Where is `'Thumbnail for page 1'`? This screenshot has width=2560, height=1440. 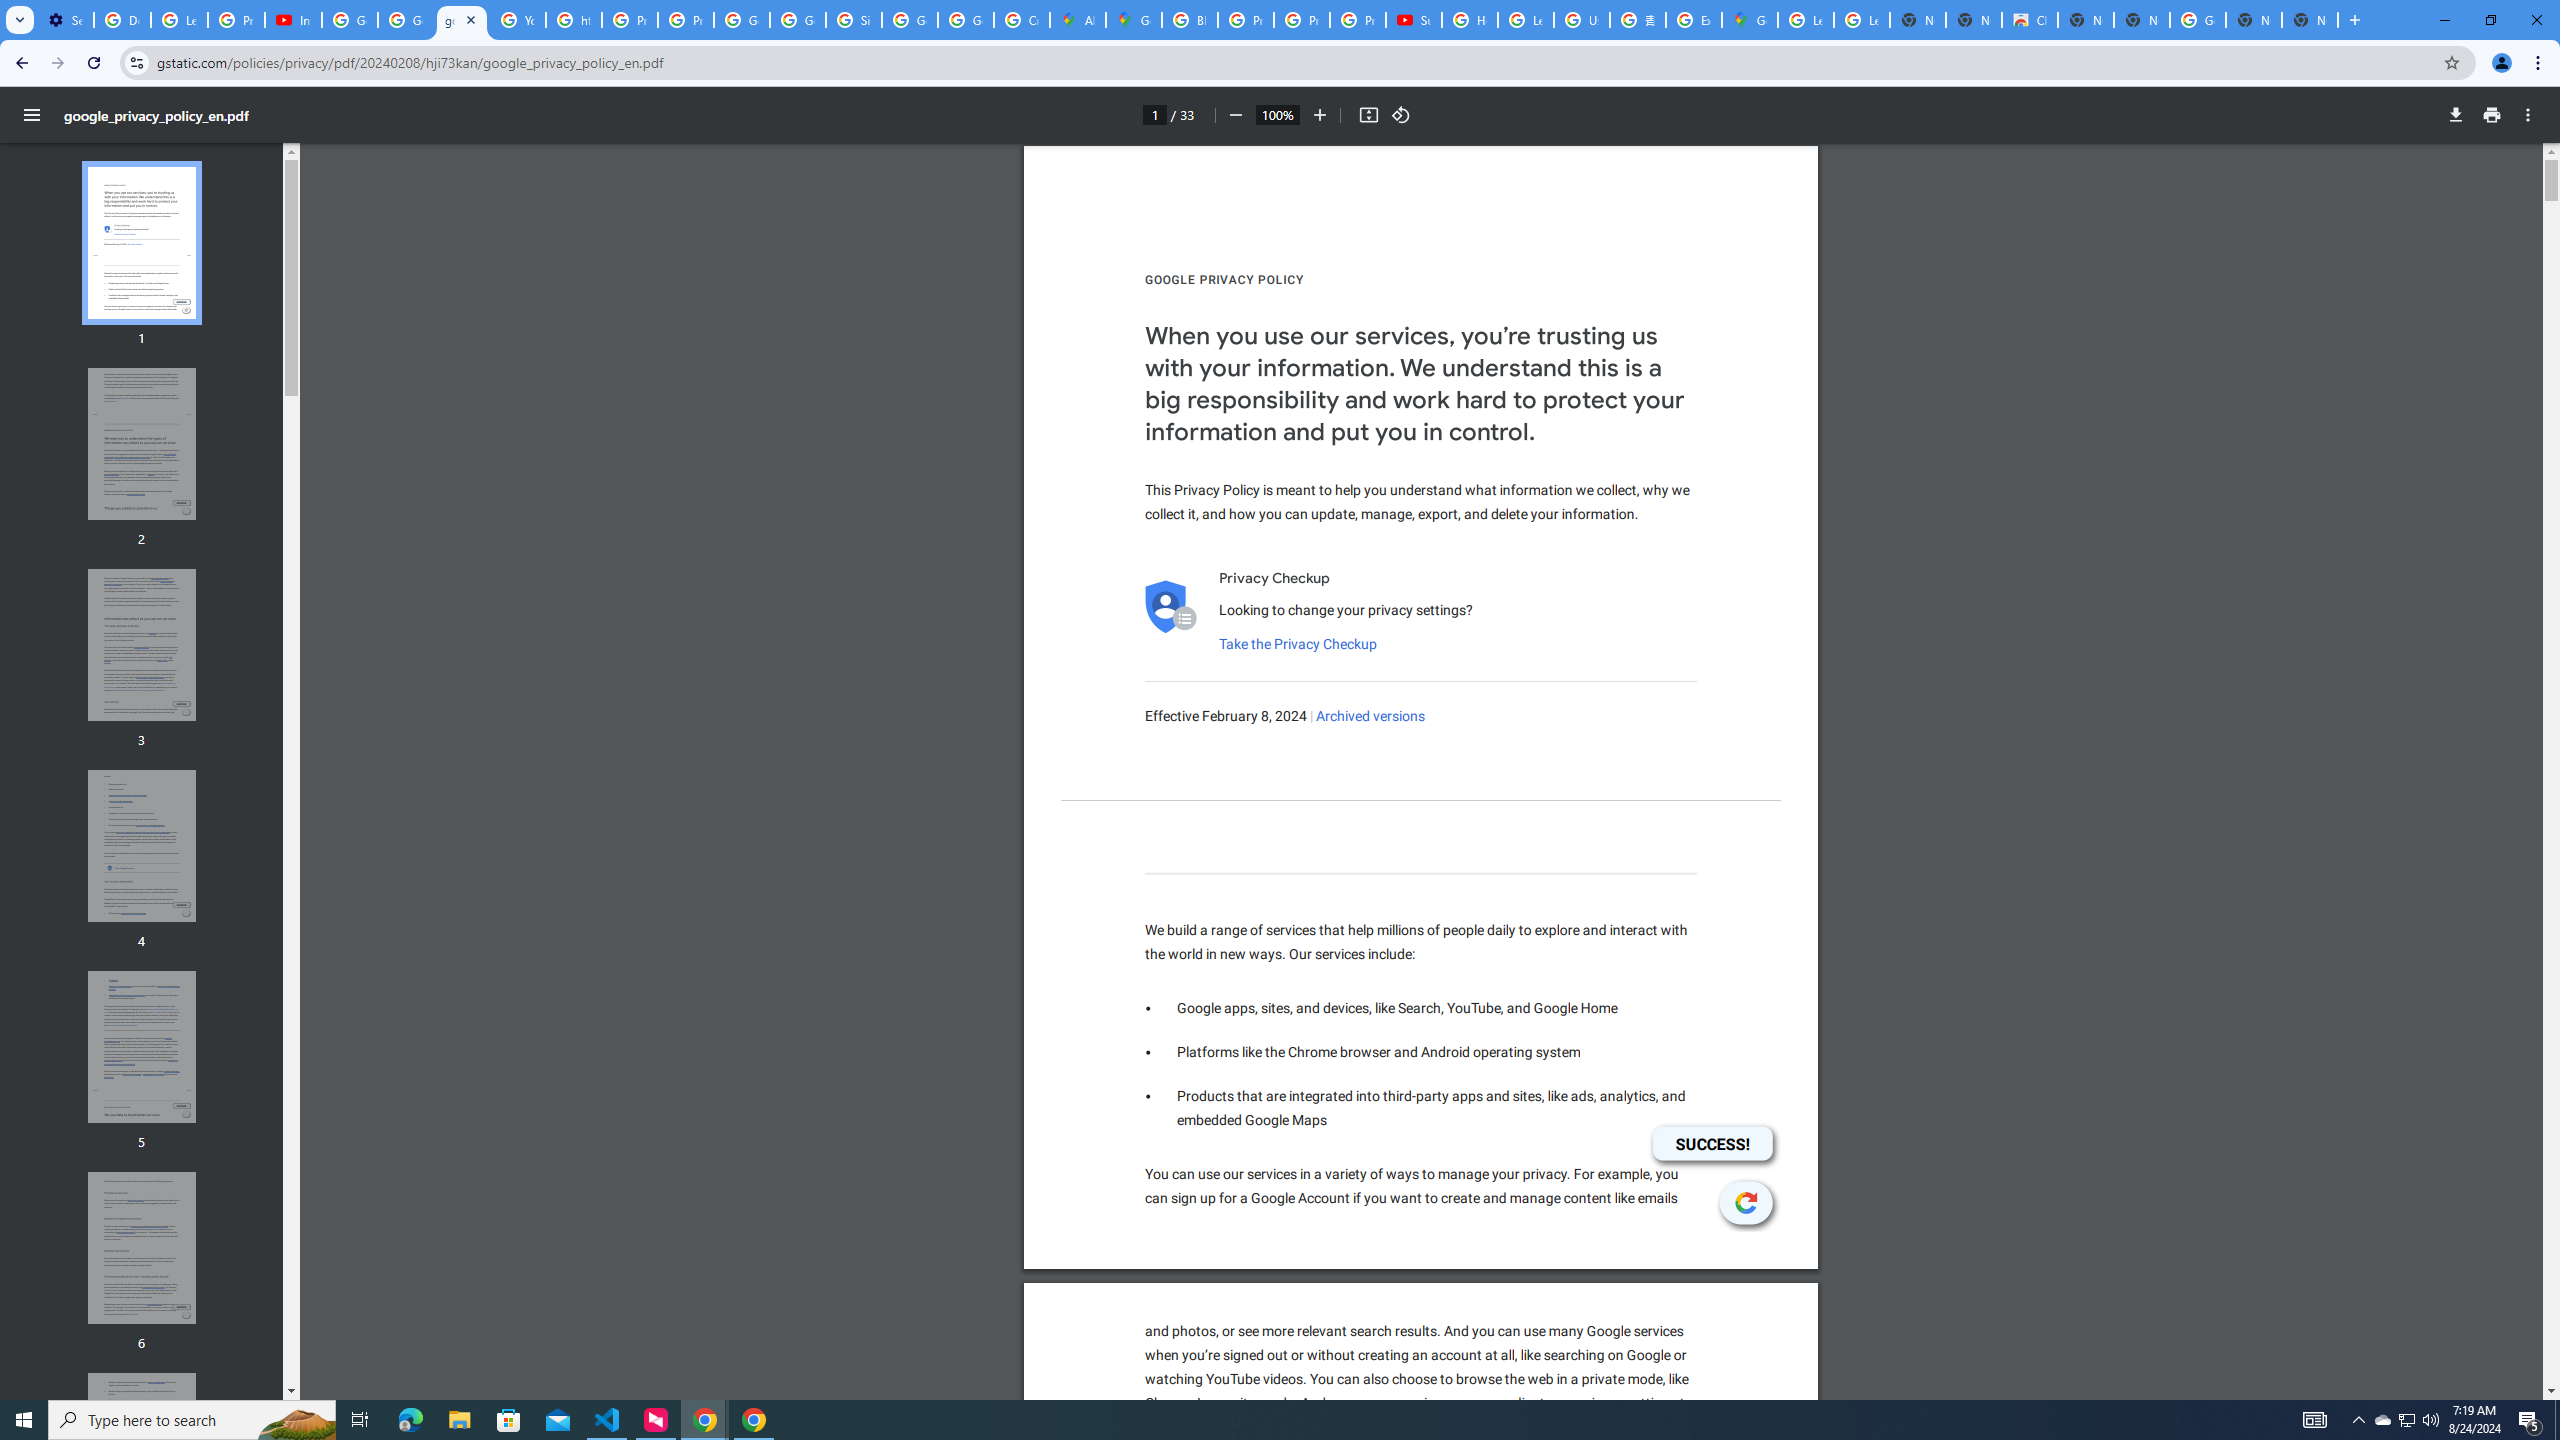
'Thumbnail for page 1' is located at coordinates (142, 242).